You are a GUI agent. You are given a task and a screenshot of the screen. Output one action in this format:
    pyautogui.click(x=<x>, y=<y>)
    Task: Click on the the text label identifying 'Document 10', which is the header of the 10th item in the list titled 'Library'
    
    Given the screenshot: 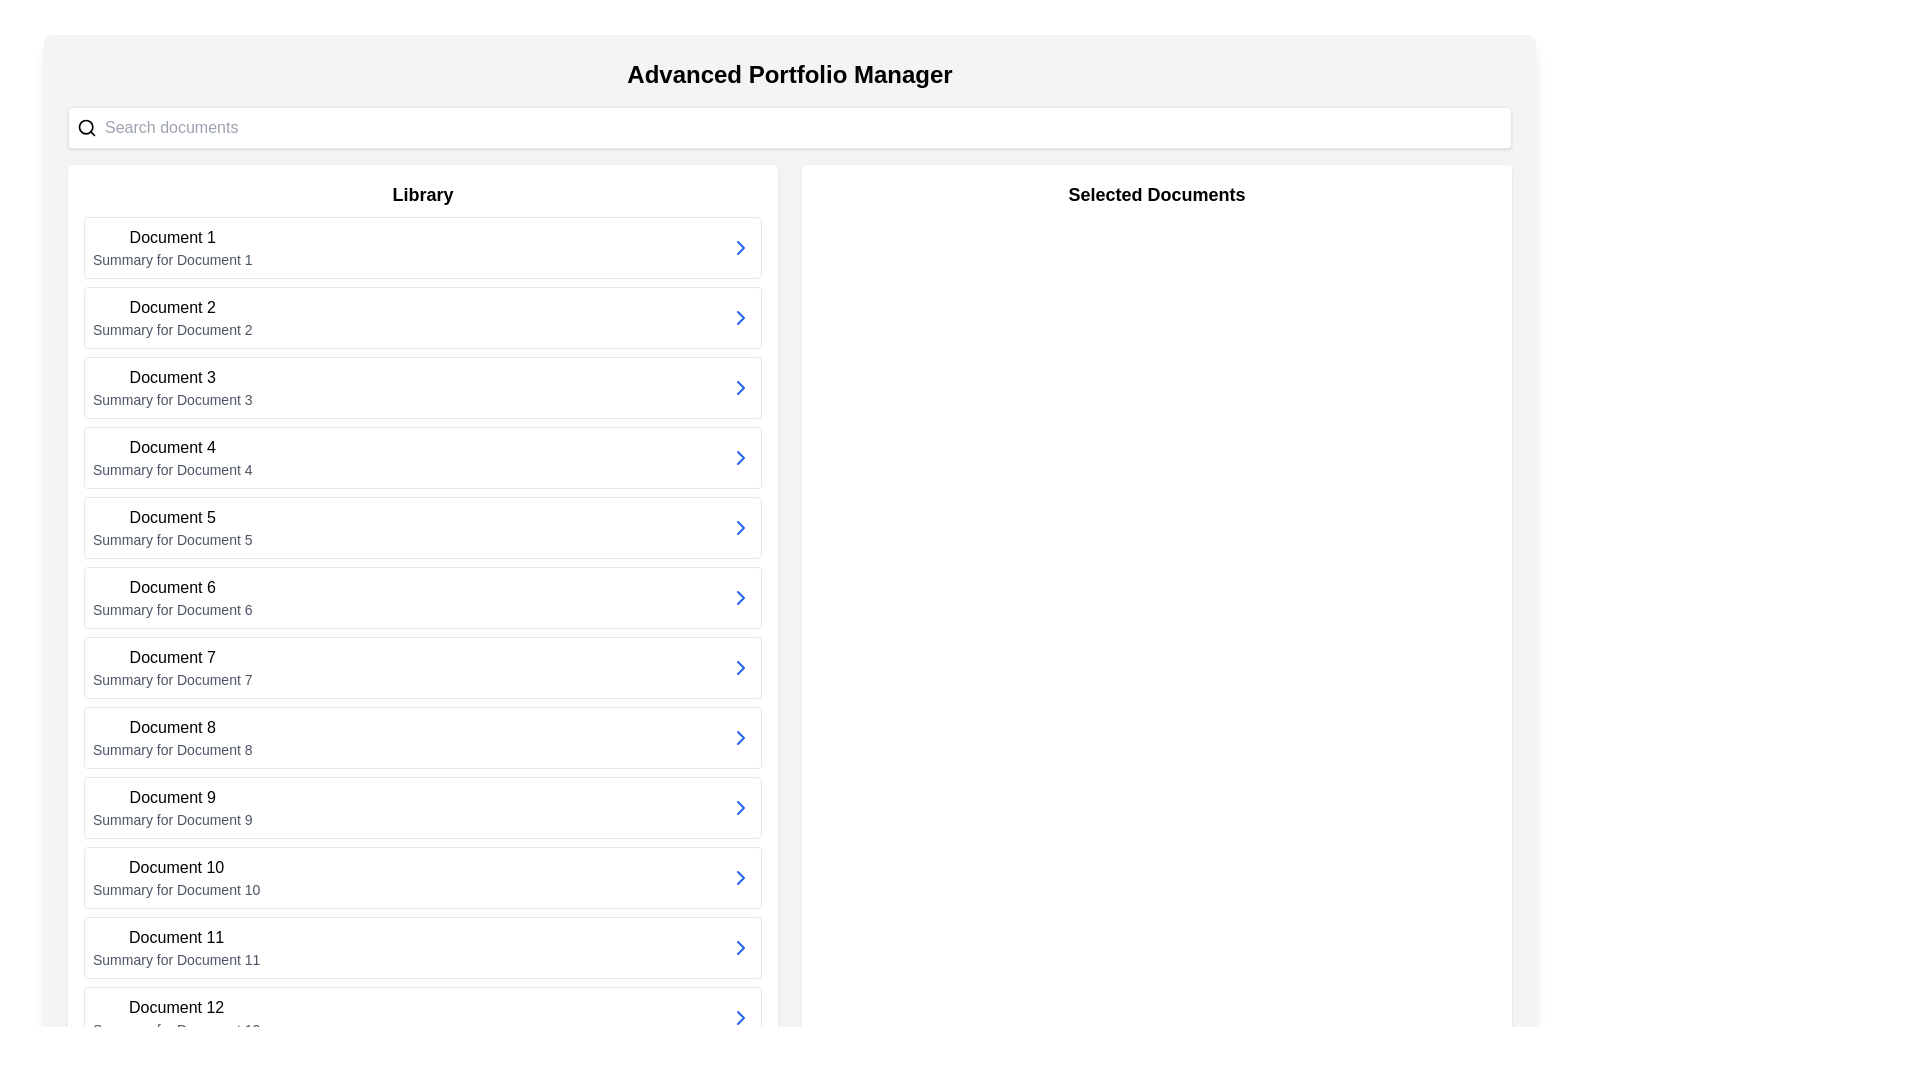 What is the action you would take?
    pyautogui.click(x=176, y=866)
    